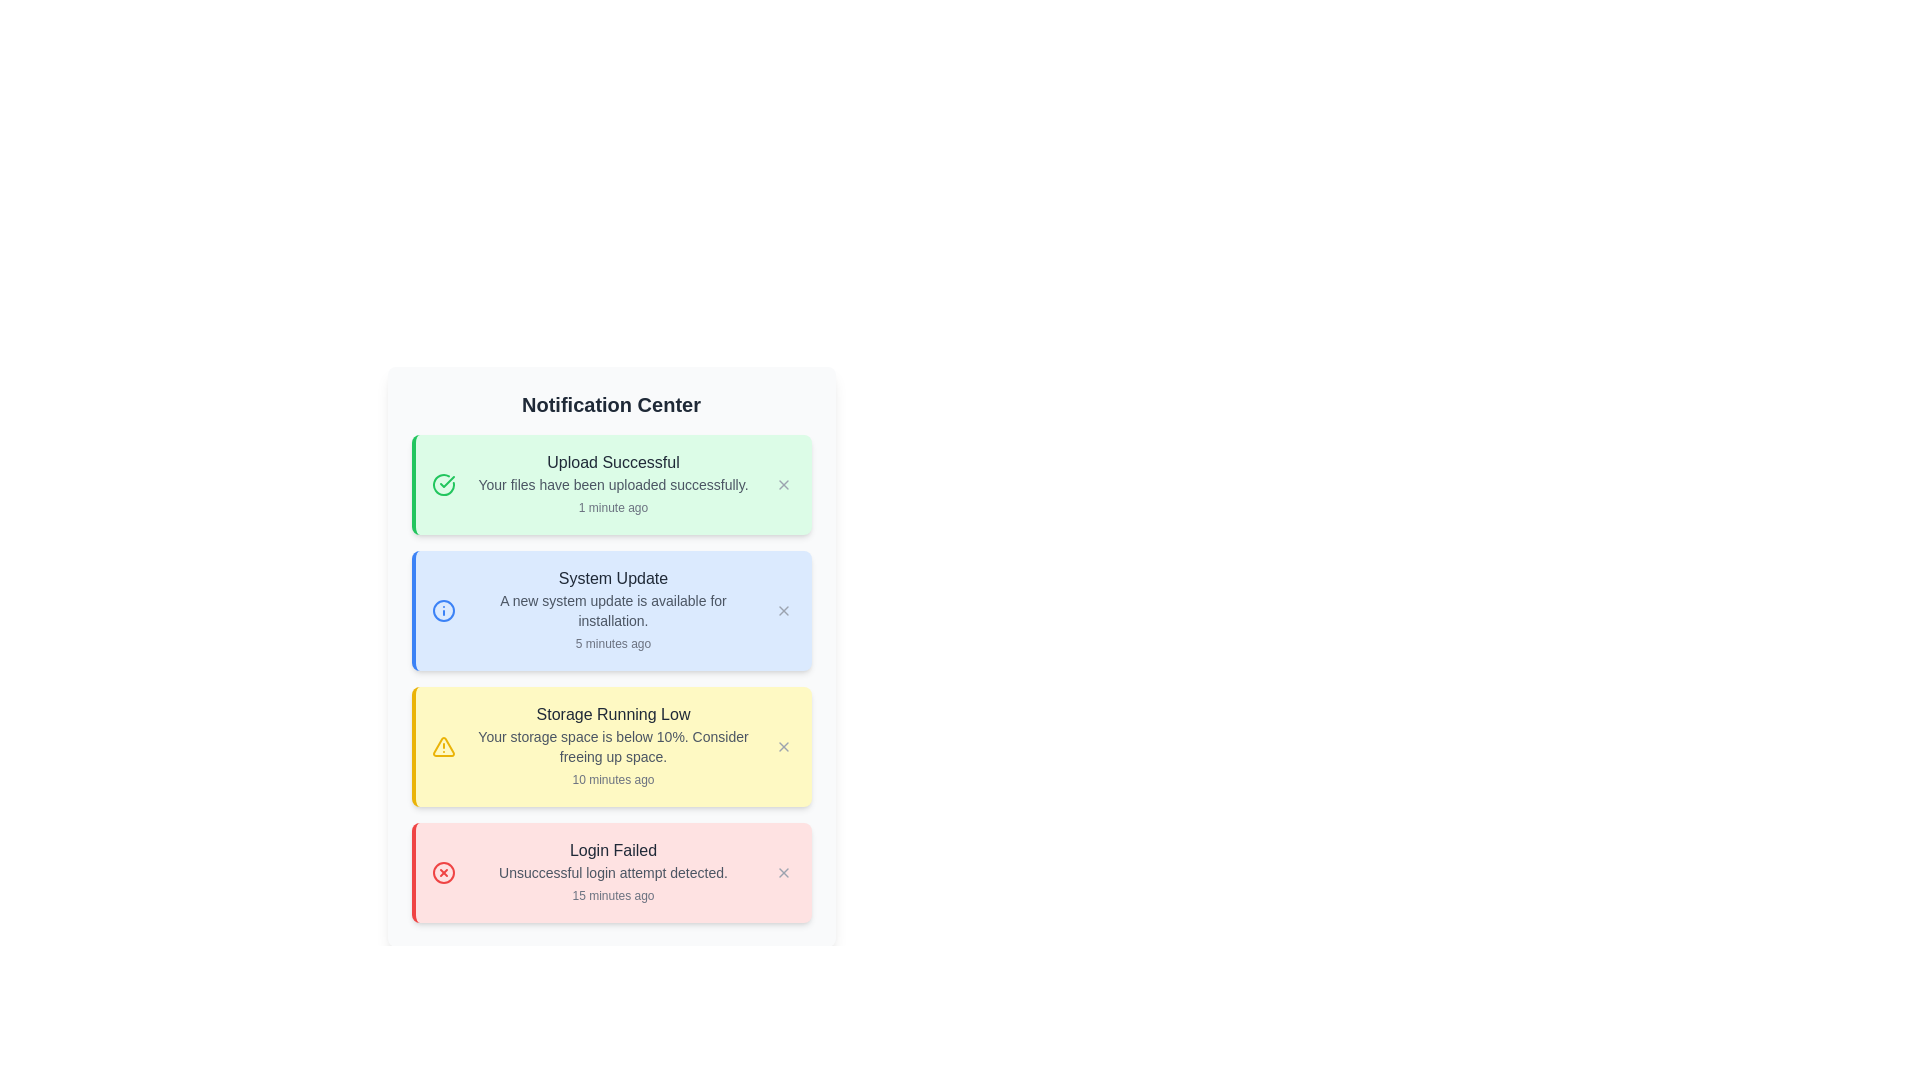 The width and height of the screenshot is (1920, 1080). Describe the element at coordinates (612, 894) in the screenshot. I see `the text label that displays the relative time of the 'Login Failed' notification, positioned at the bottom of the notification card` at that location.